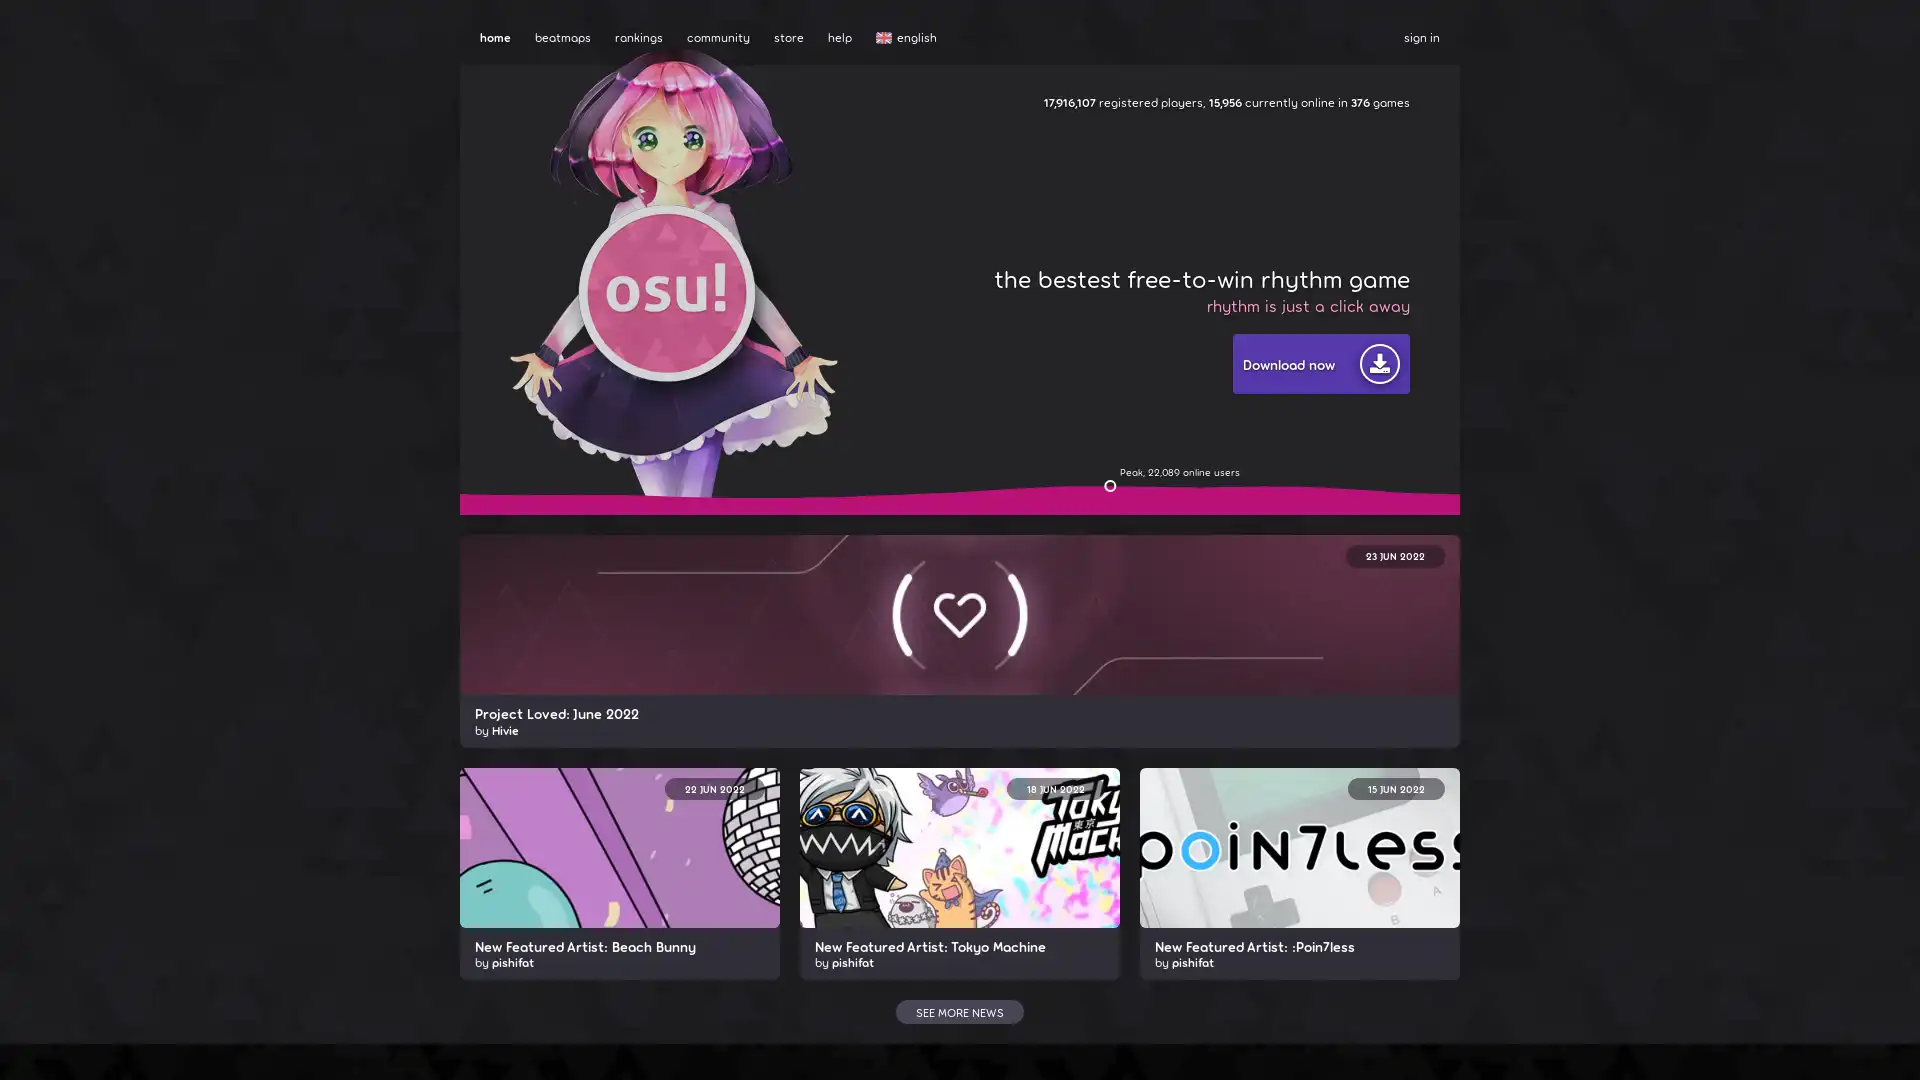  Describe the element at coordinates (935, 547) in the screenshot. I see `portugues` at that location.